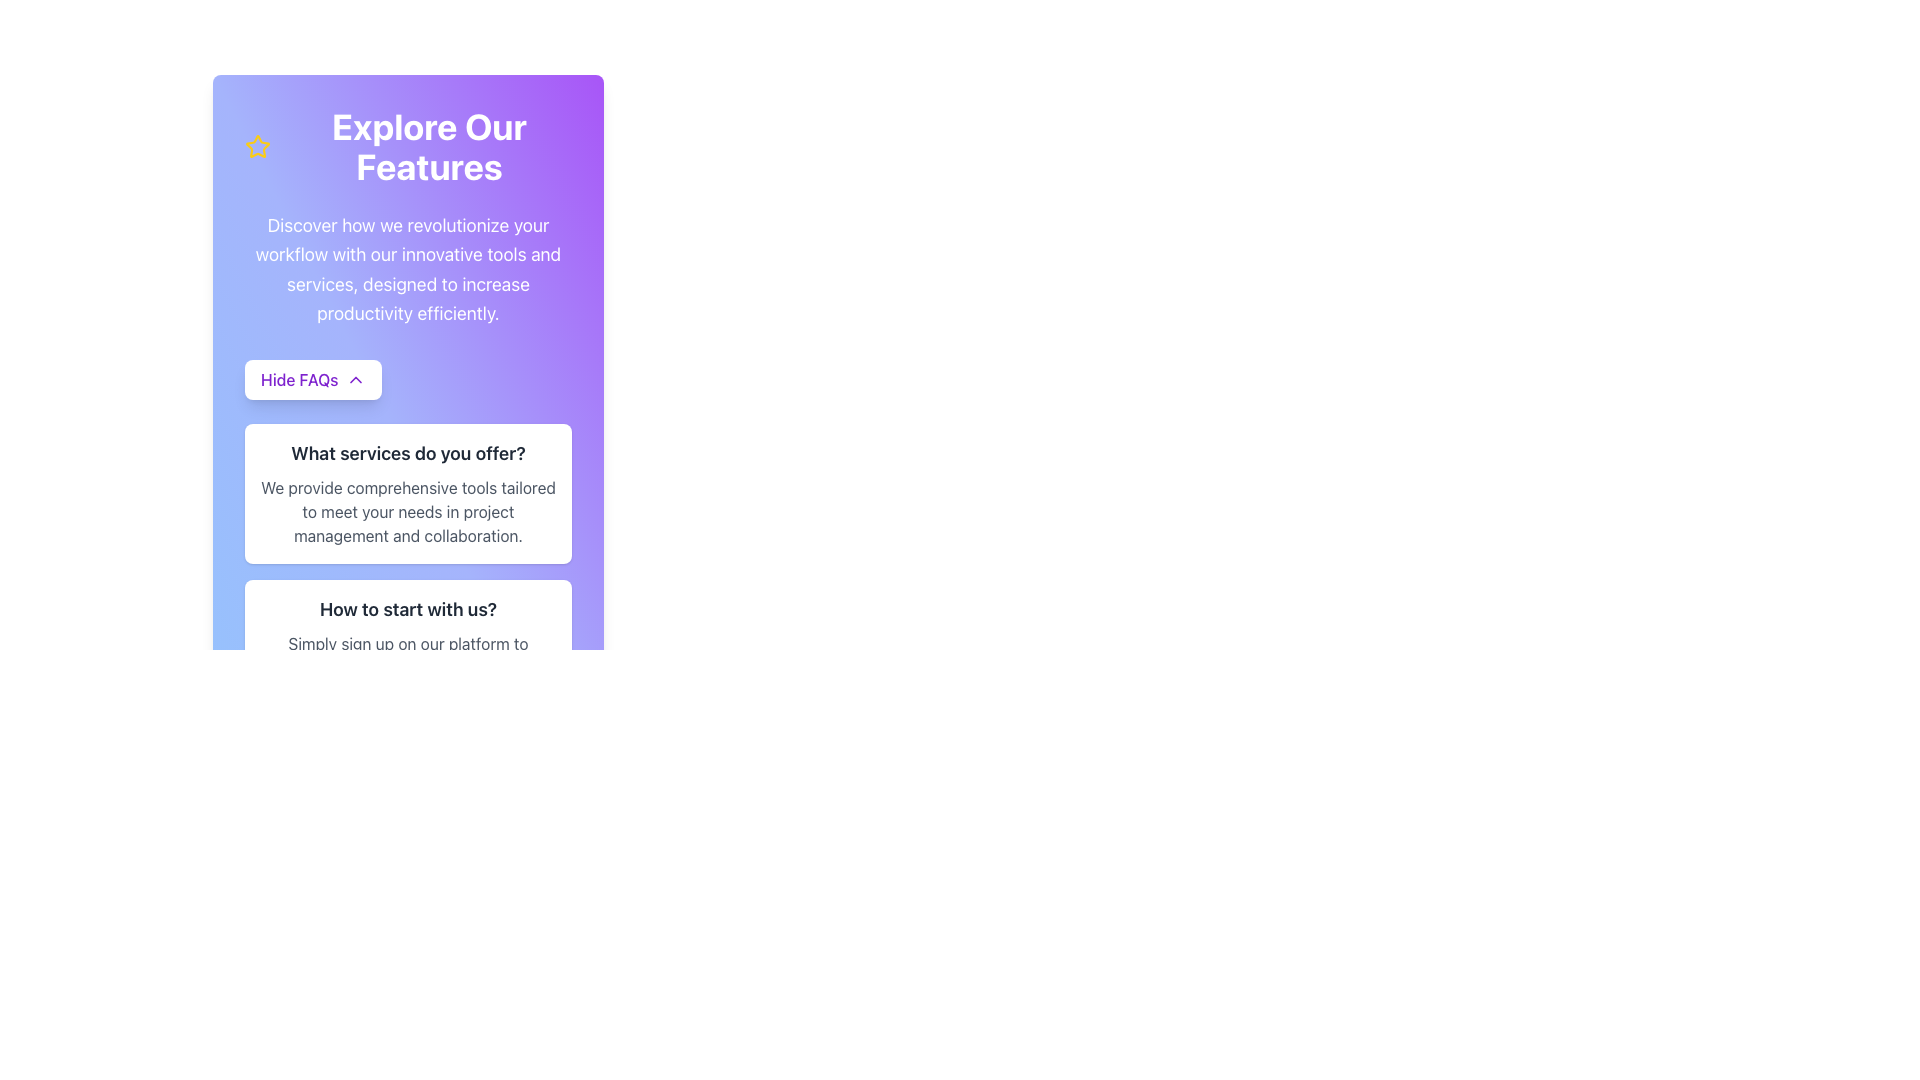 Image resolution: width=1920 pixels, height=1080 pixels. Describe the element at coordinates (407, 268) in the screenshot. I see `text content from the descriptive text block located beneath the heading 'Explore Our Features' and above the 'Hide FAQs' button` at that location.